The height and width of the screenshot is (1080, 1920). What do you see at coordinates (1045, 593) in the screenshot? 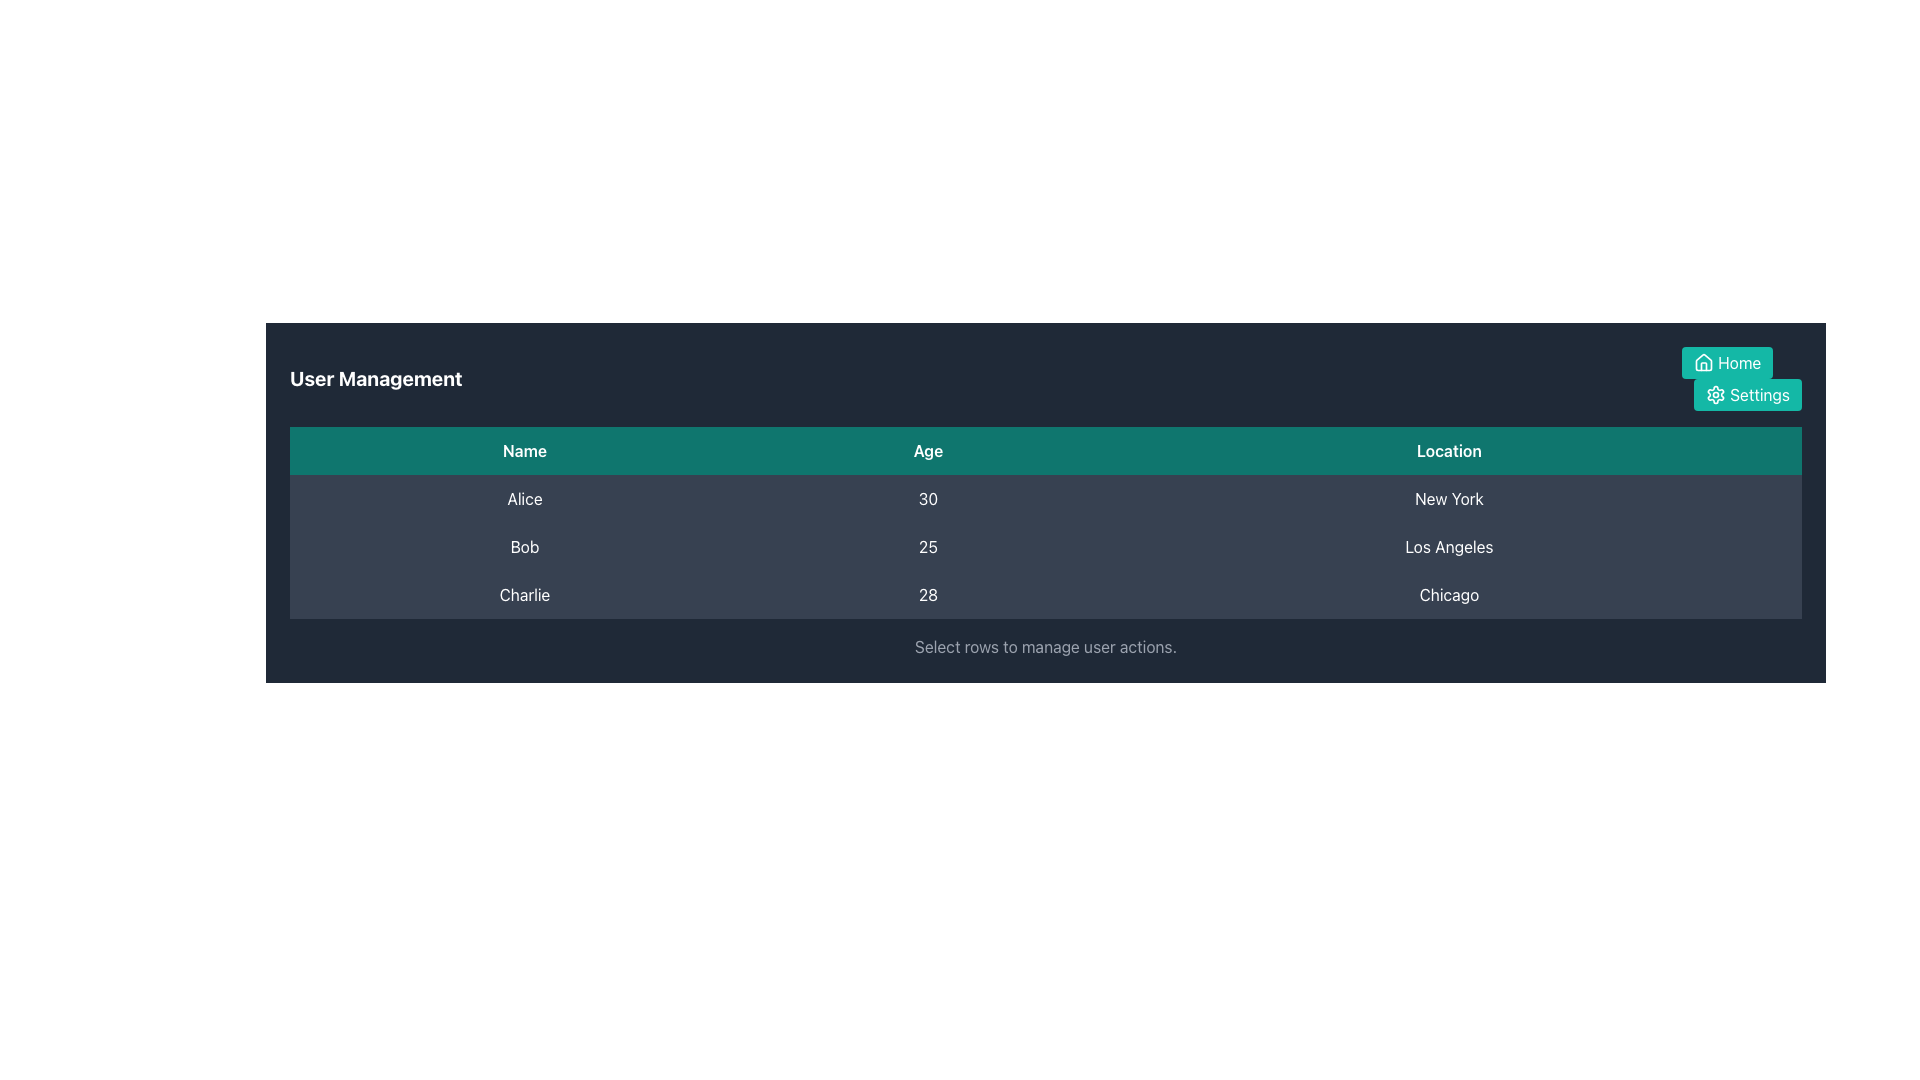
I see `the third row in the data table of the 'User Management' section that contains information about user 'Charlie', aged 28, located in Chicago` at bounding box center [1045, 593].